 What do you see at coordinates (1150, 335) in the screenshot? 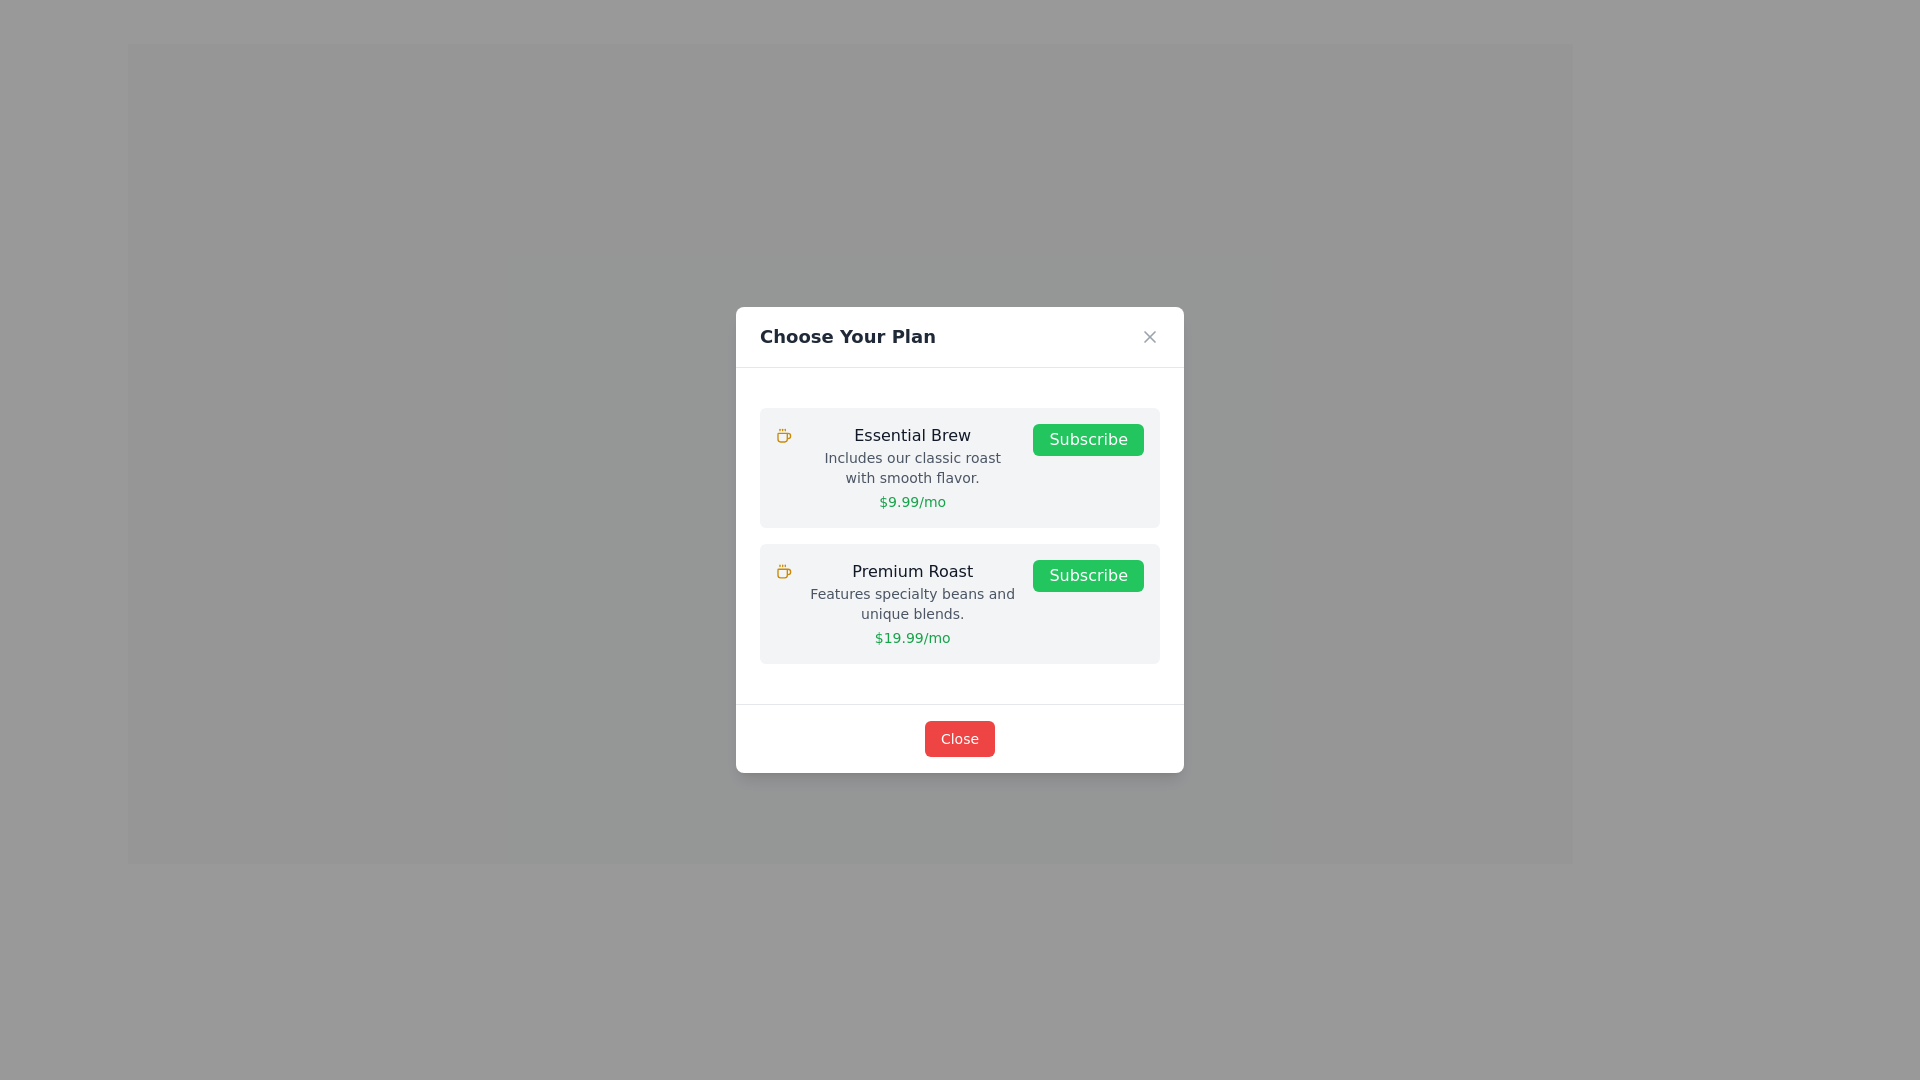
I see `the Close Button located at the top-right corner of the modal` at bounding box center [1150, 335].